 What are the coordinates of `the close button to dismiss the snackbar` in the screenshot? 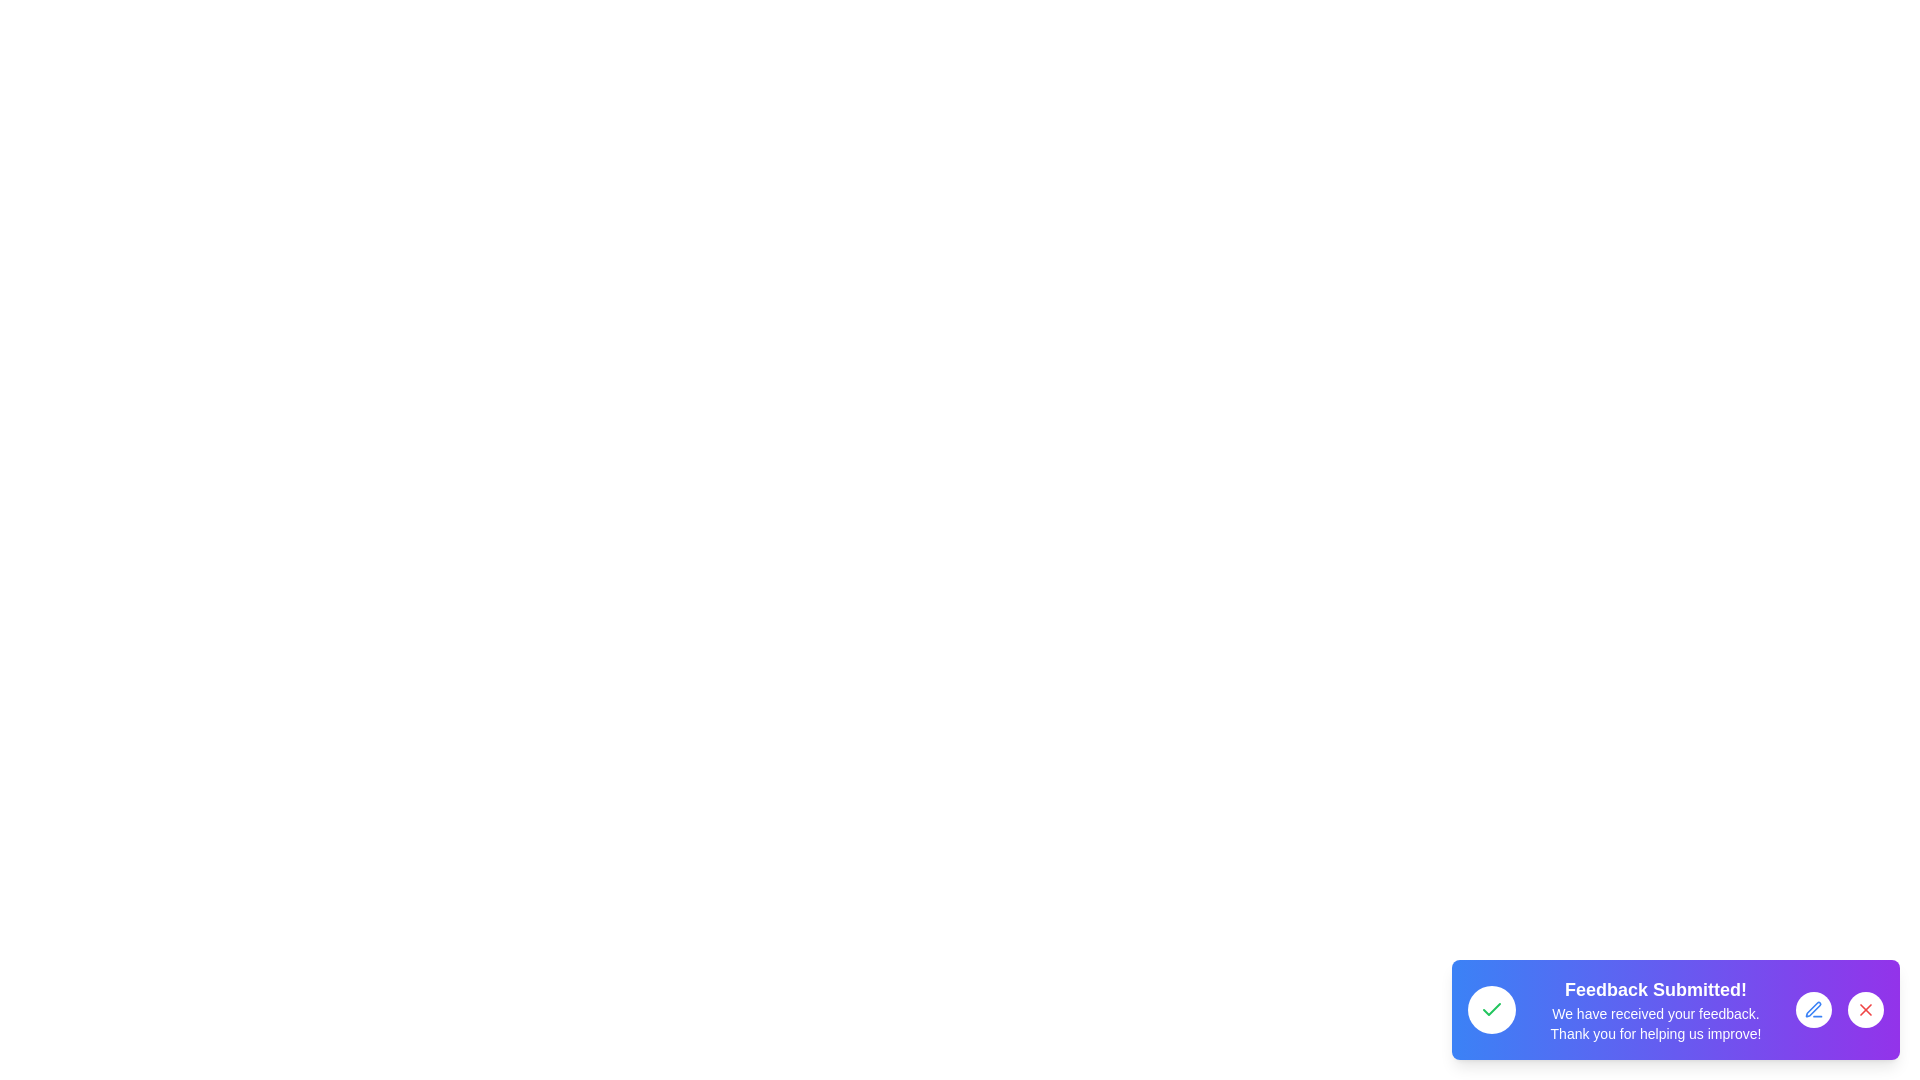 It's located at (1865, 1010).